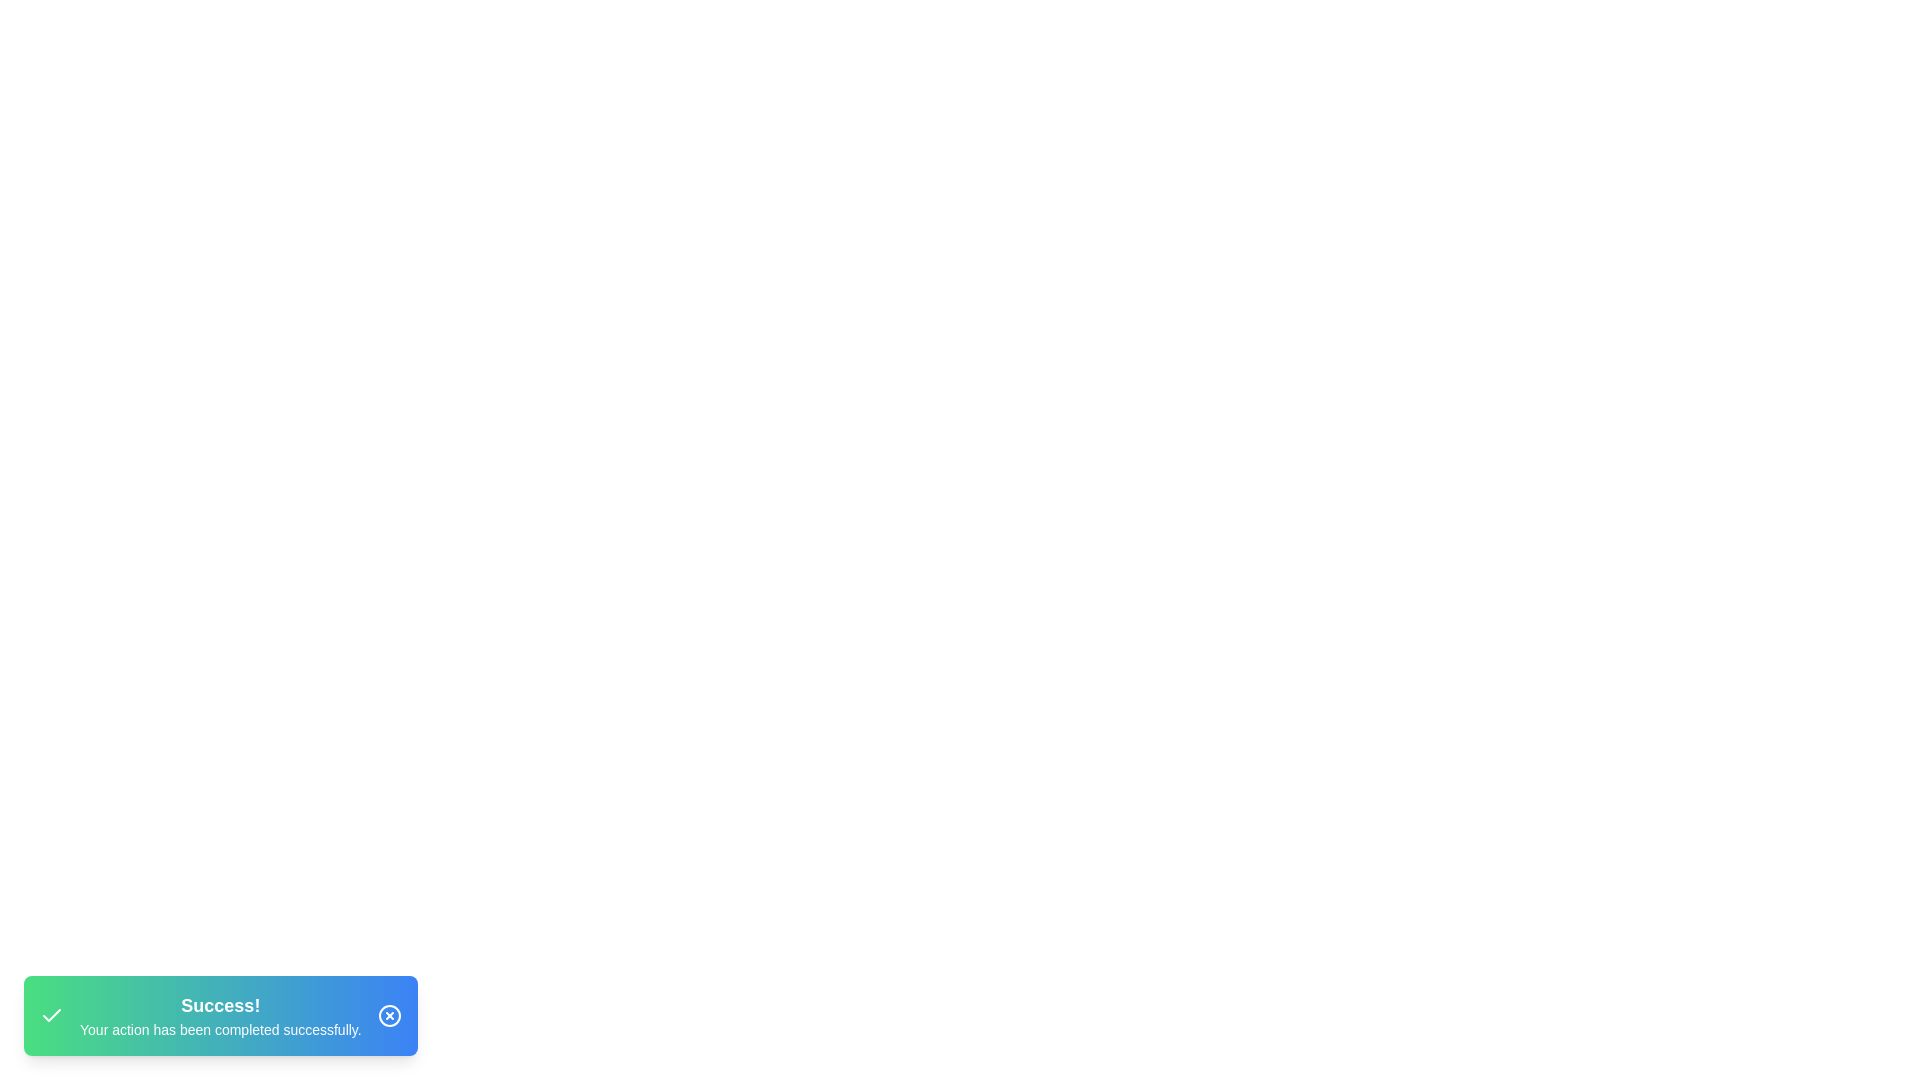 Image resolution: width=1920 pixels, height=1080 pixels. Describe the element at coordinates (389, 1015) in the screenshot. I see `the close button to dismiss the notification` at that location.